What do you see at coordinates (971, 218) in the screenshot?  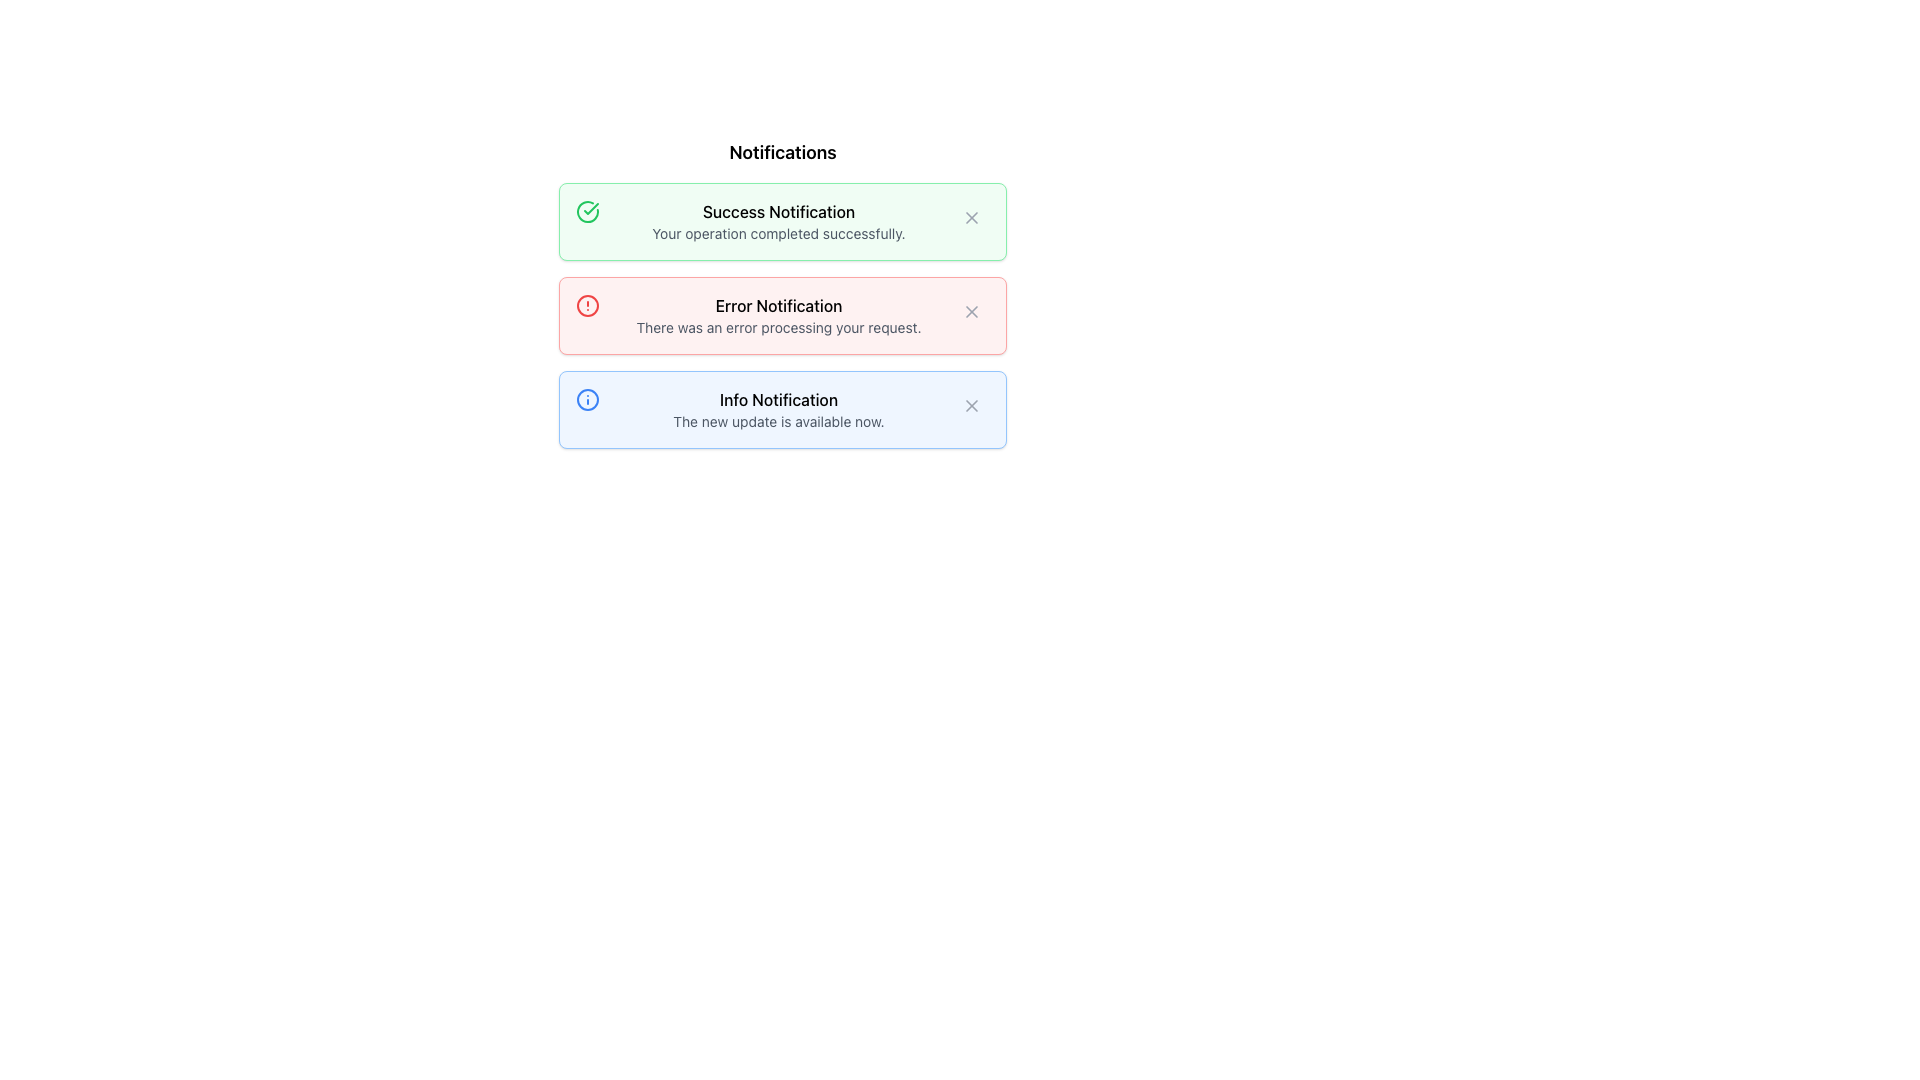 I see `the close icon button located in the top-right corner of the success notification box` at bounding box center [971, 218].